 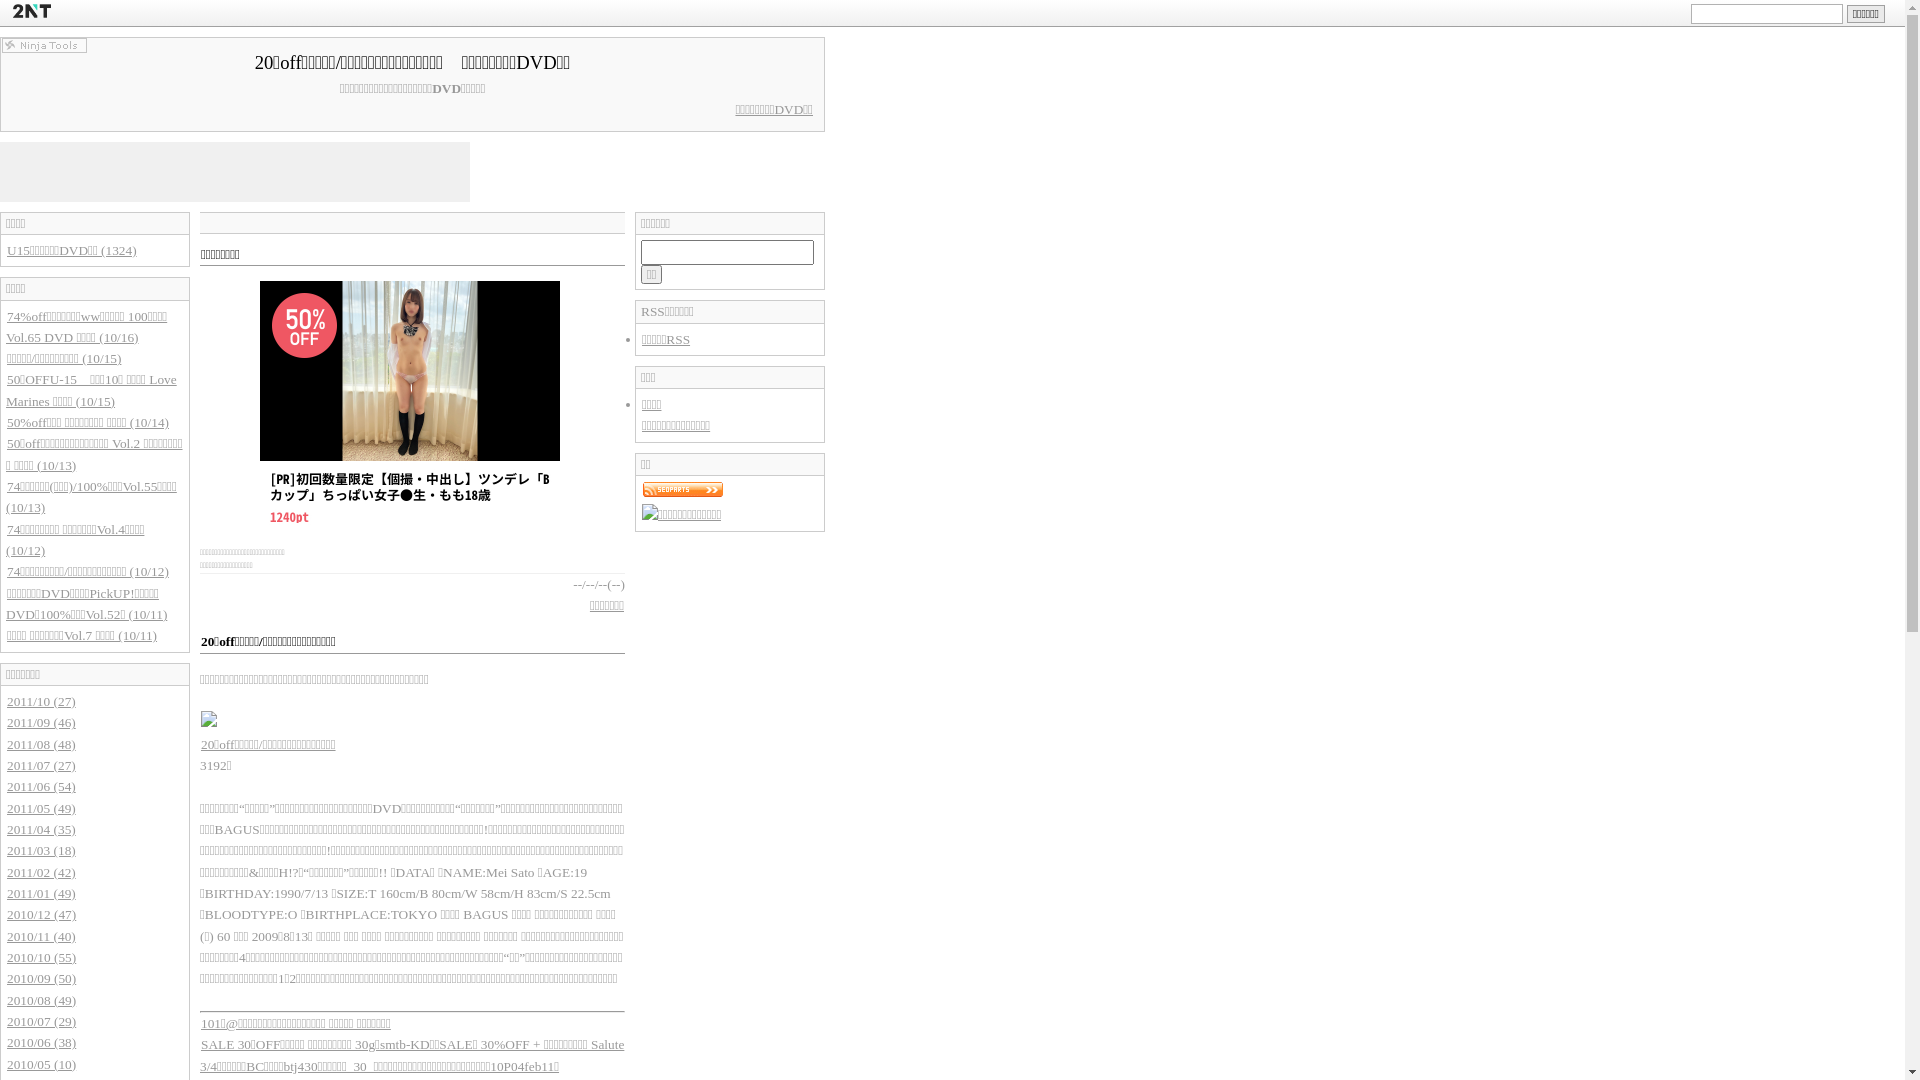 I want to click on '2011/08 (48)', so click(x=41, y=744).